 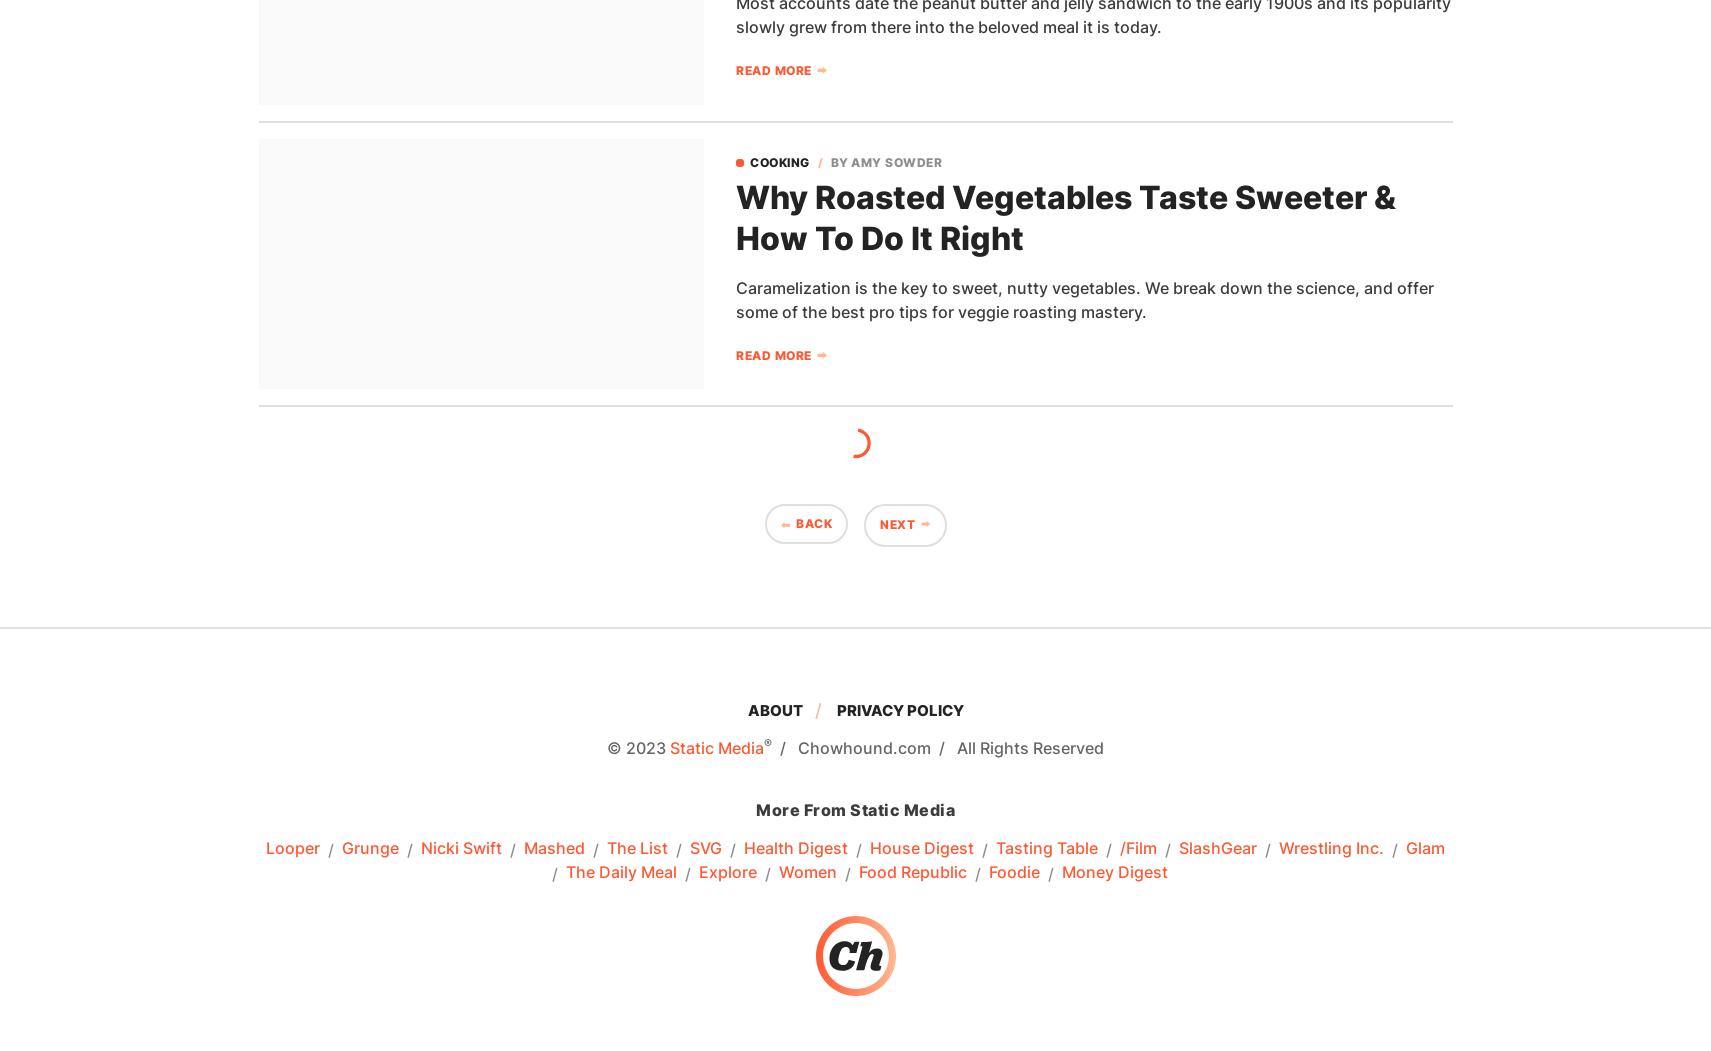 I want to click on '© 2023', so click(x=637, y=747).